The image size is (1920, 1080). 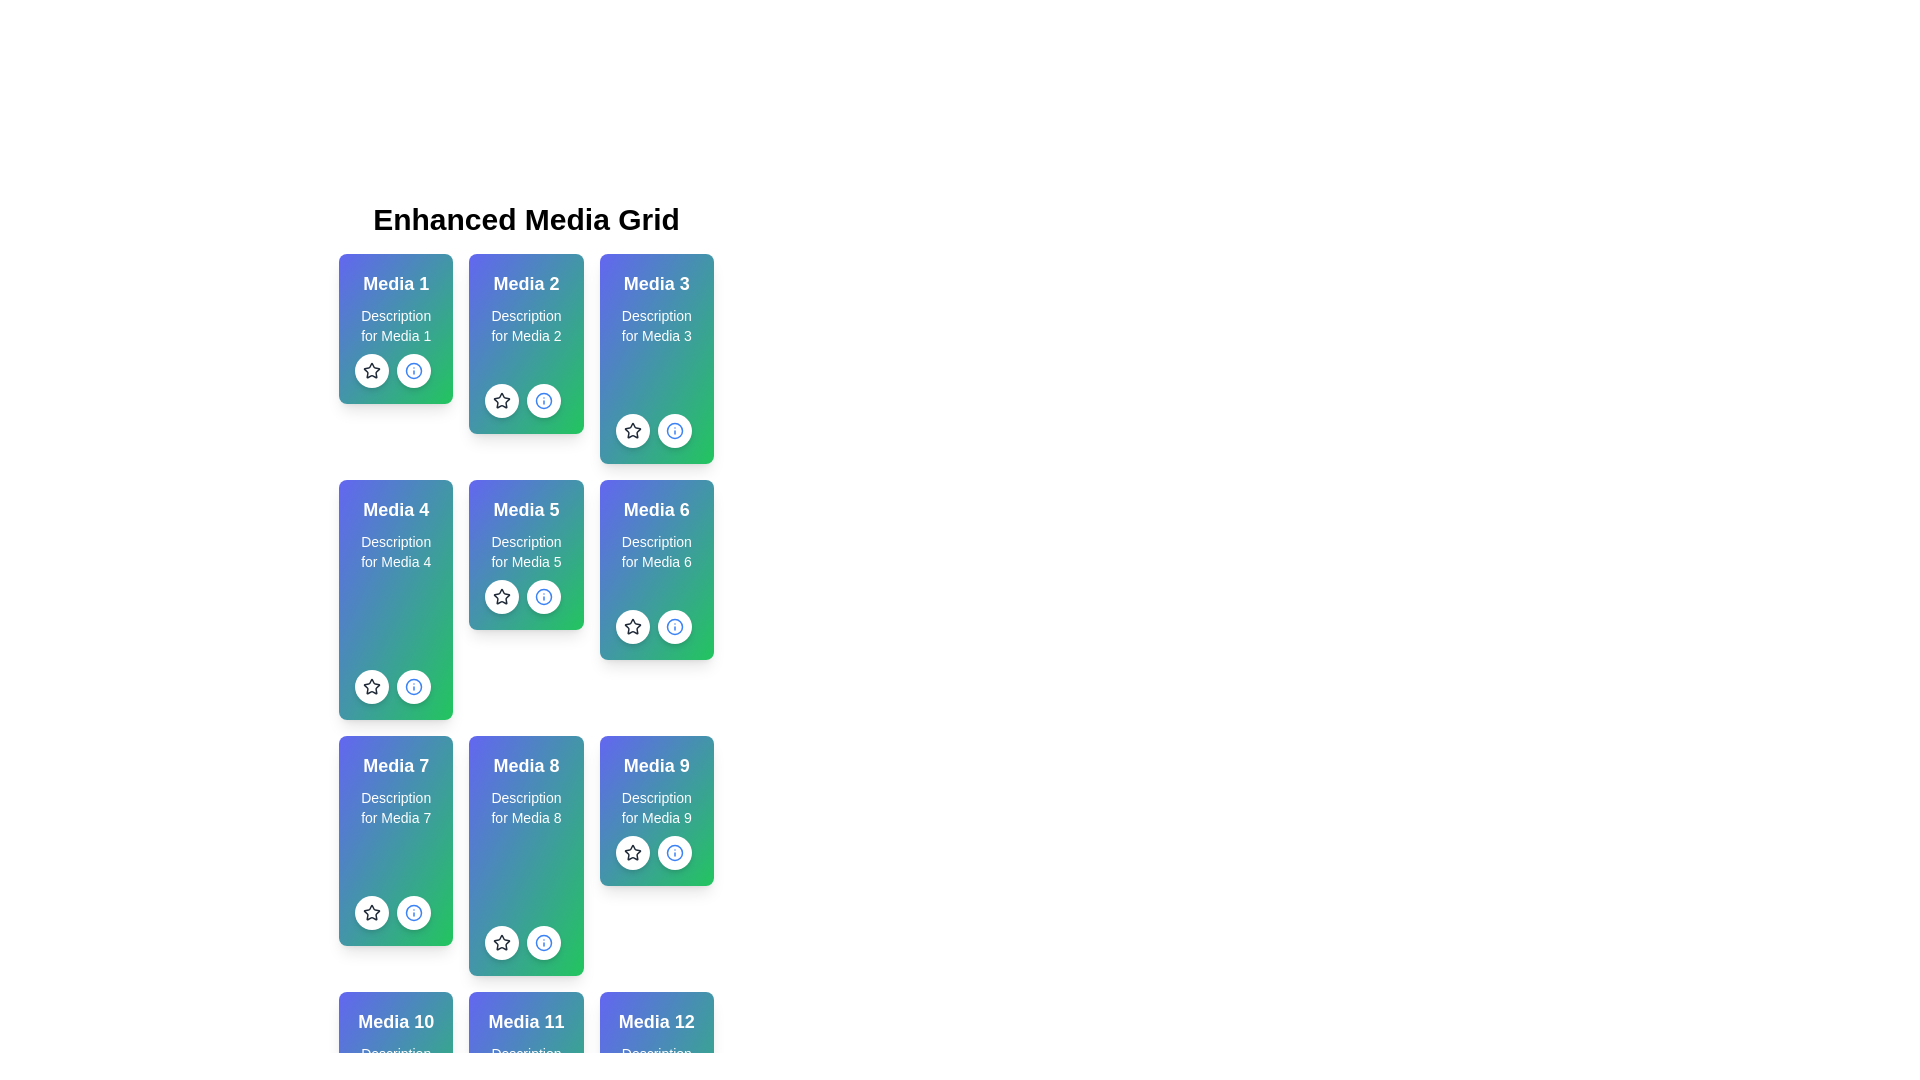 What do you see at coordinates (523, 942) in the screenshot?
I see `the circular interactive buttons located at the bottom-left area of the 'Media 8' card` at bounding box center [523, 942].